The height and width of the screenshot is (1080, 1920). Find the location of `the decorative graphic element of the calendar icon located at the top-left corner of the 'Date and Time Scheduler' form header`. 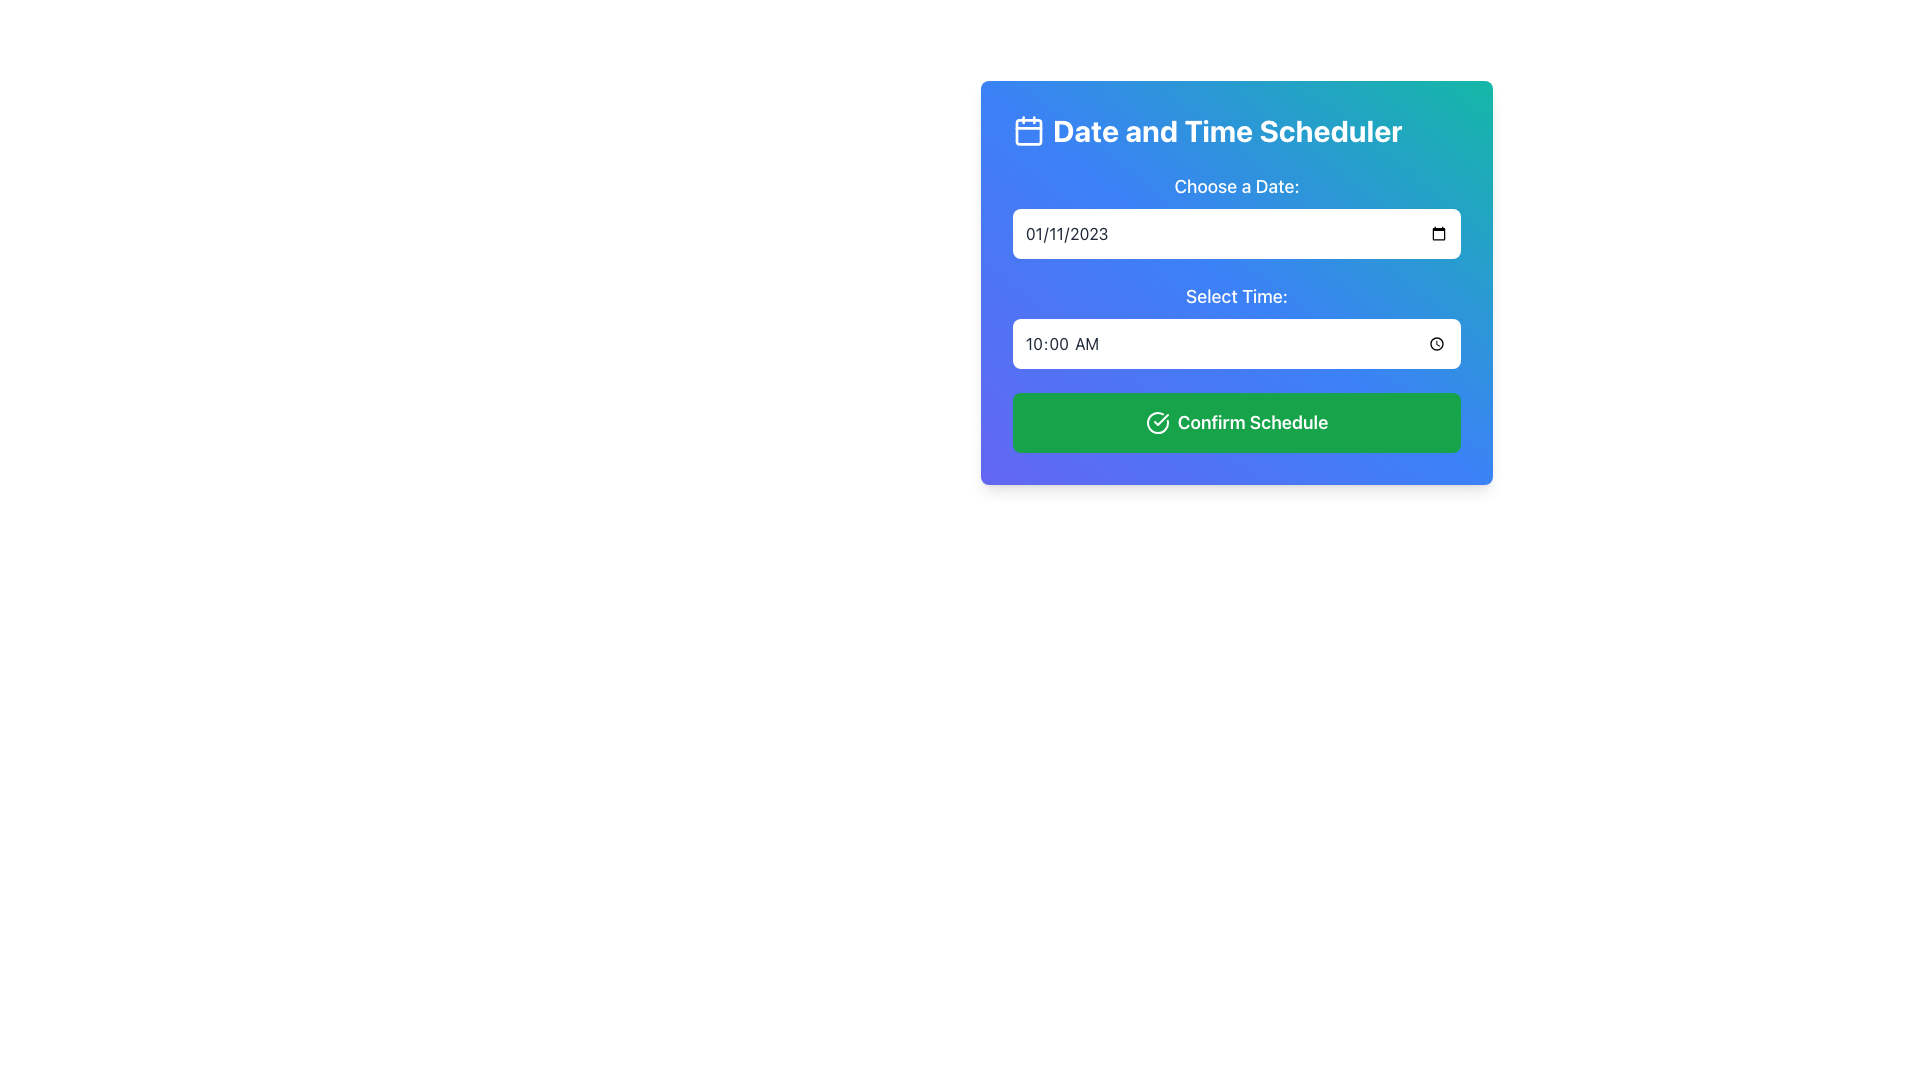

the decorative graphic element of the calendar icon located at the top-left corner of the 'Date and Time Scheduler' form header is located at coordinates (1028, 131).